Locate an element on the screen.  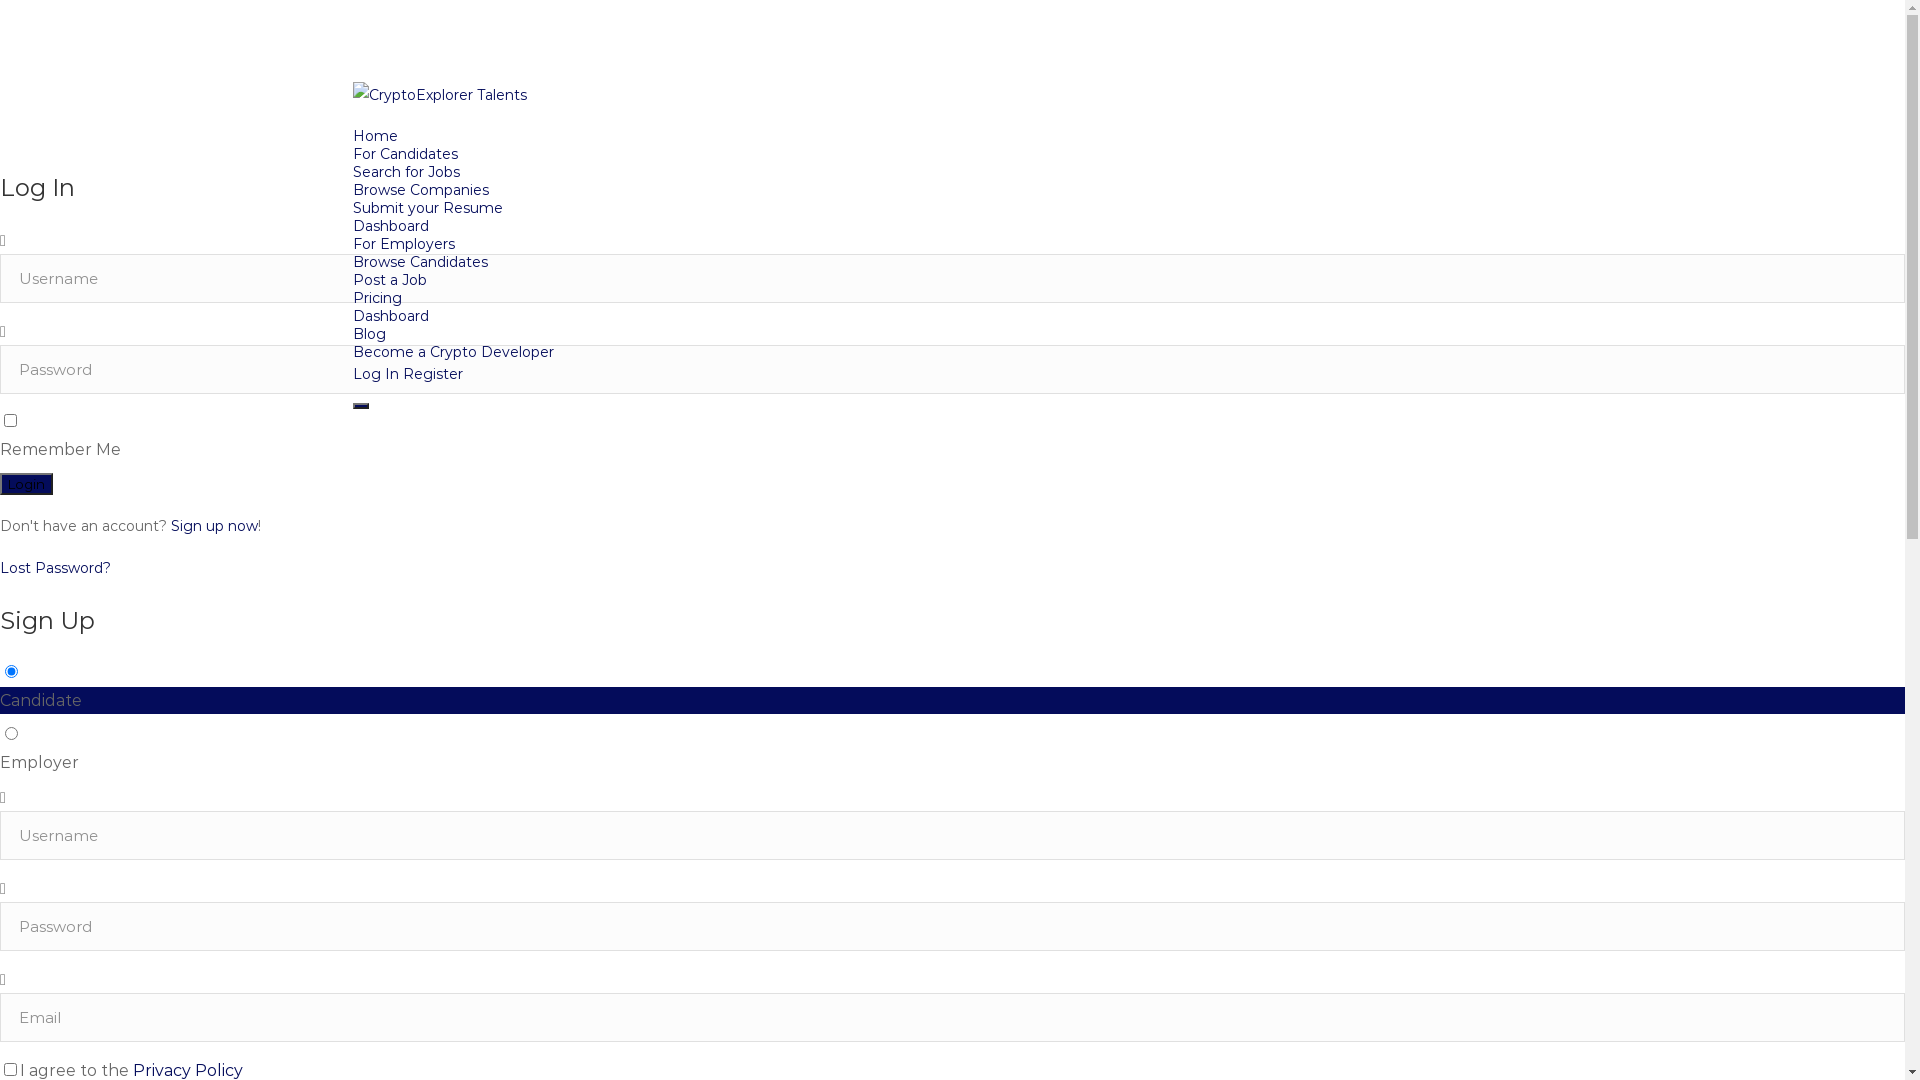
'Submit your Resume' is located at coordinates (426, 208).